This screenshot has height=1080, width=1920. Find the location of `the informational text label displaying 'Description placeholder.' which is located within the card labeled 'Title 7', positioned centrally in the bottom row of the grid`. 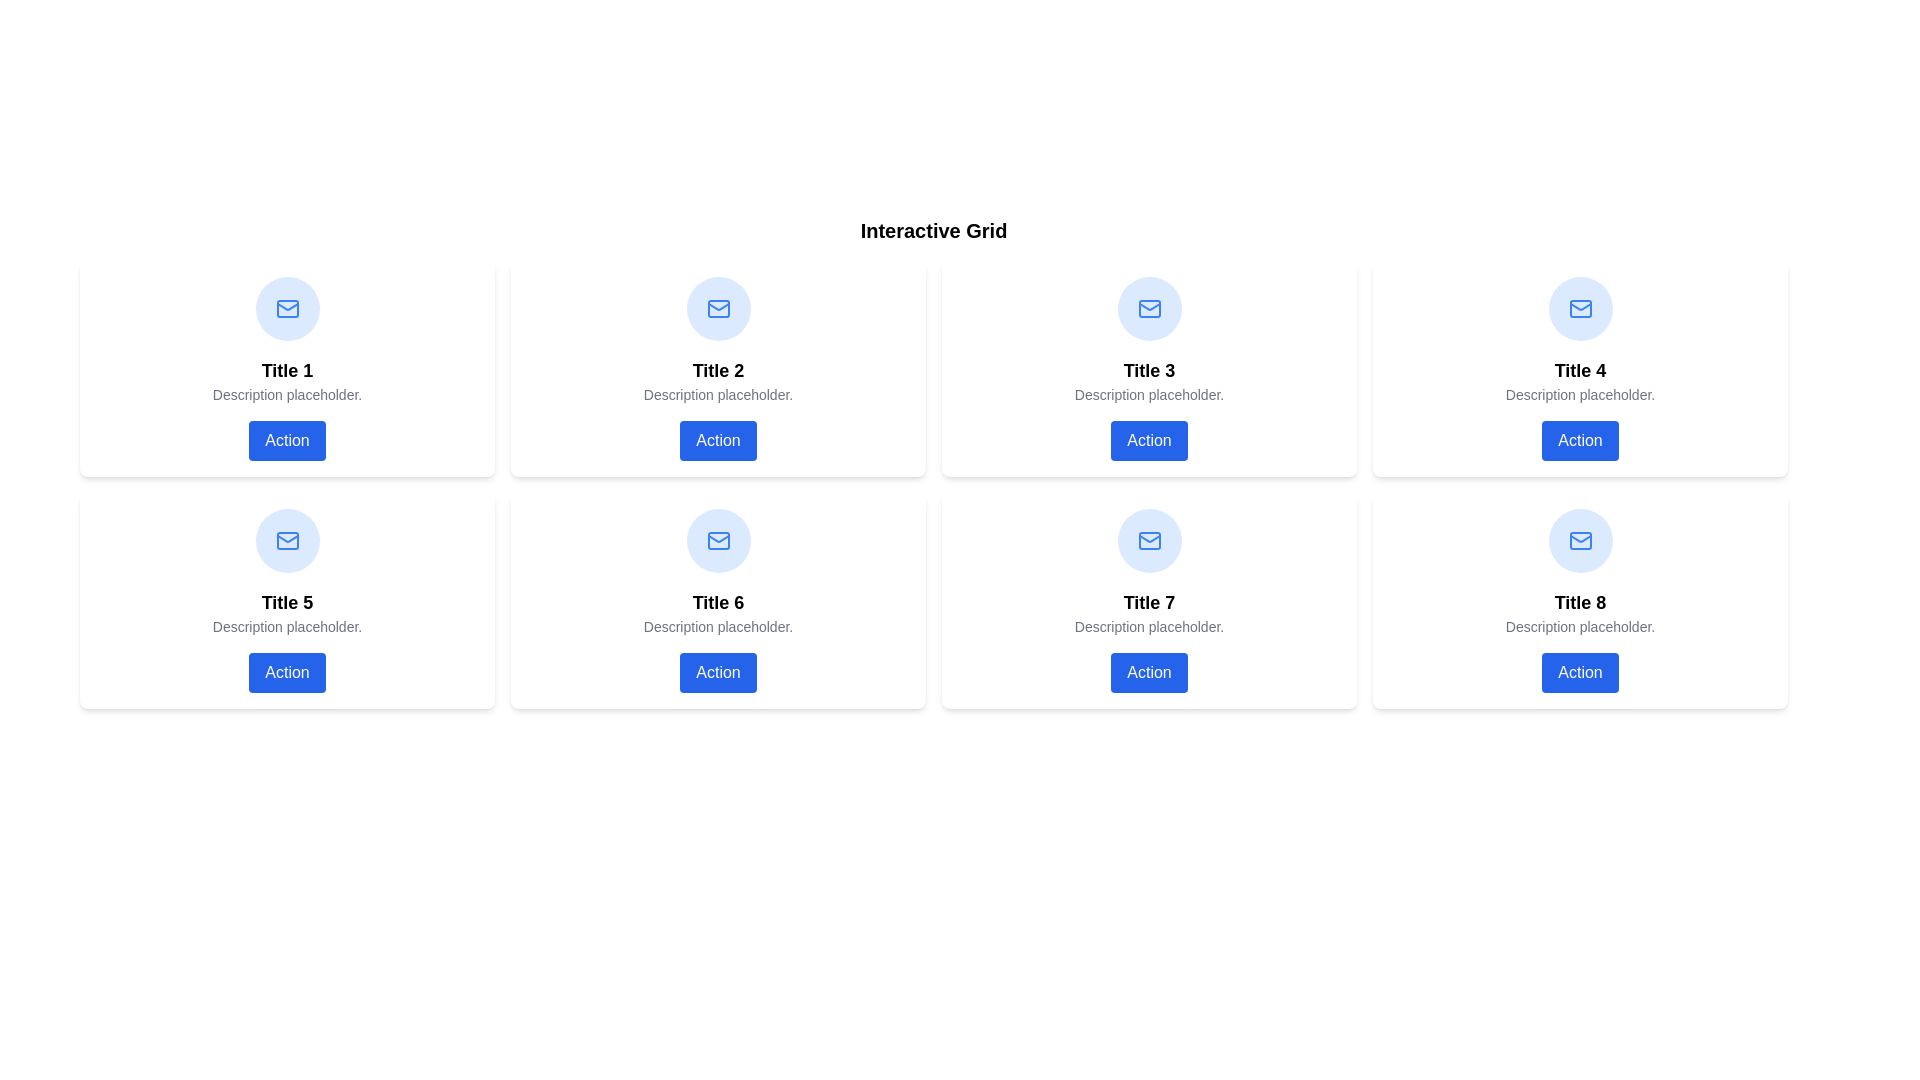

the informational text label displaying 'Description placeholder.' which is located within the card labeled 'Title 7', positioned centrally in the bottom row of the grid is located at coordinates (1149, 626).